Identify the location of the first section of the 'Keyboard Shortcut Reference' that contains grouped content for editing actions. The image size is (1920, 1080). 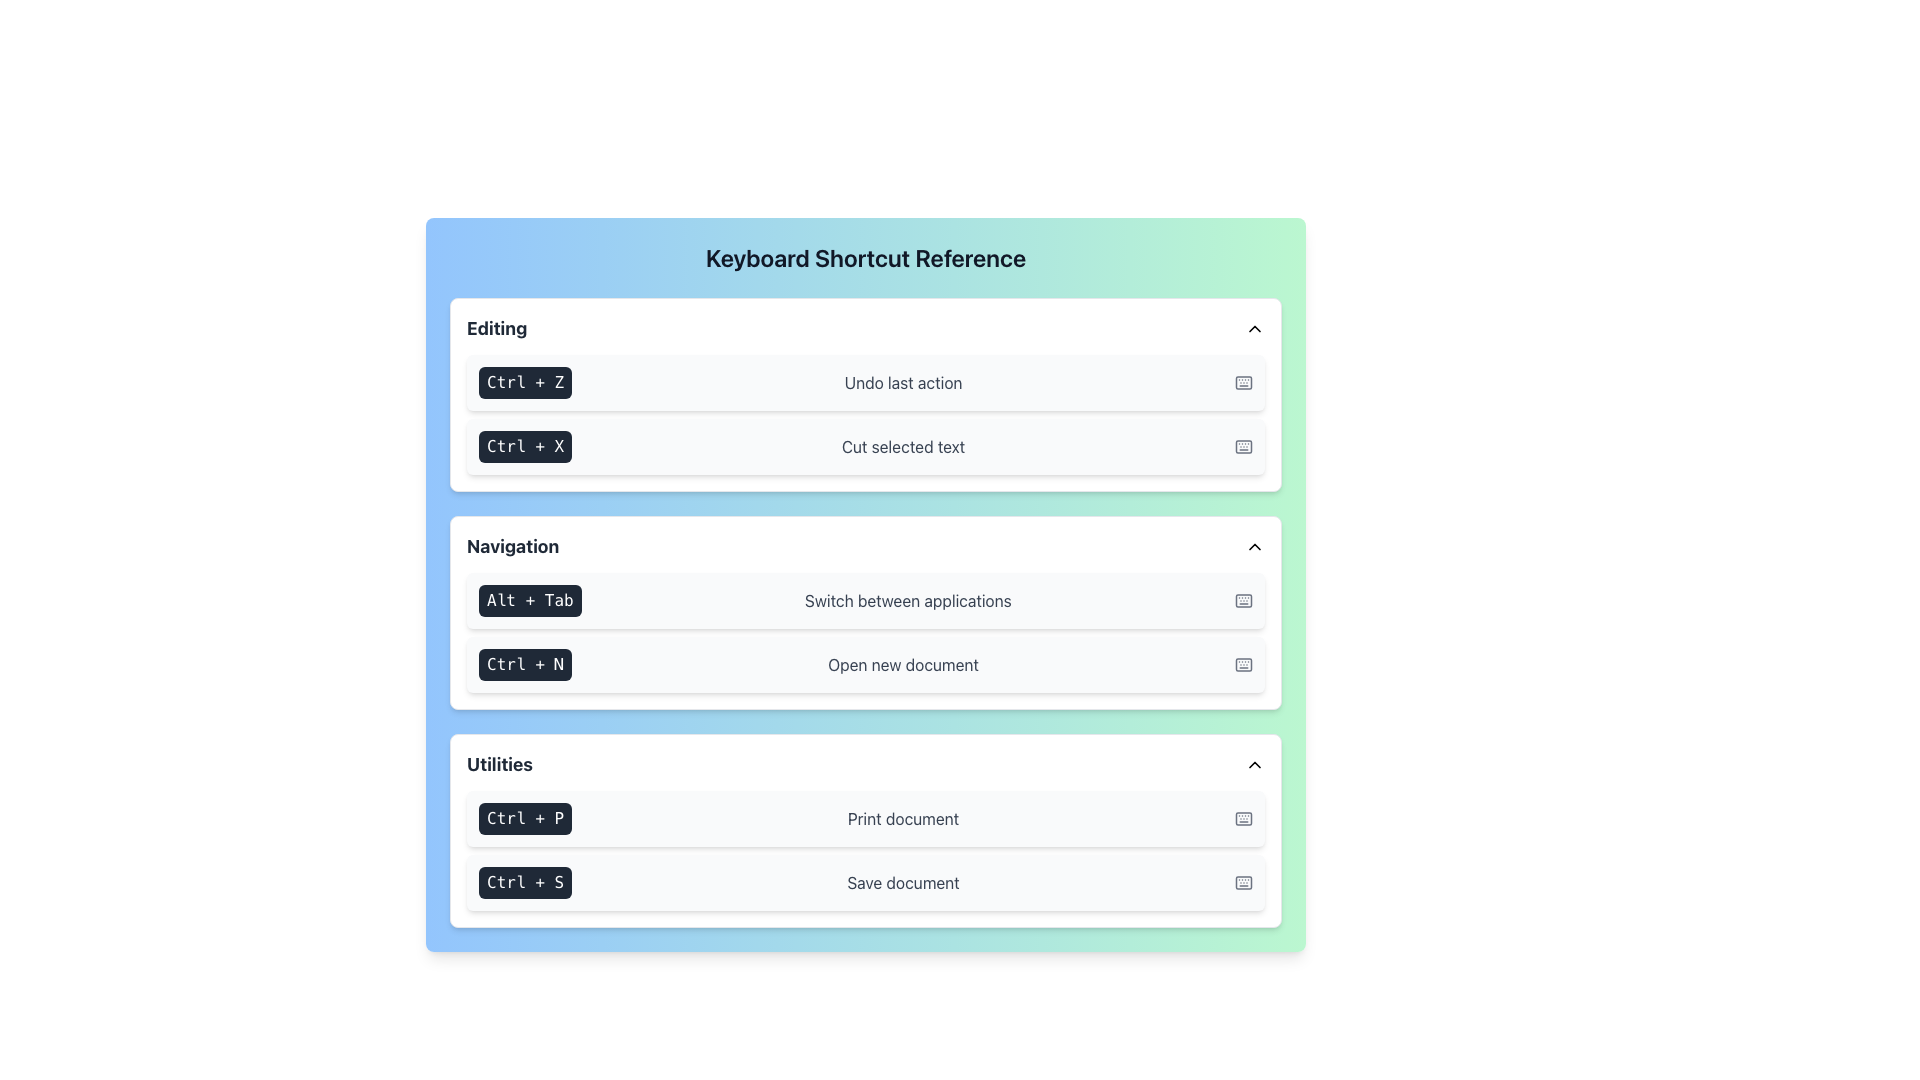
(865, 394).